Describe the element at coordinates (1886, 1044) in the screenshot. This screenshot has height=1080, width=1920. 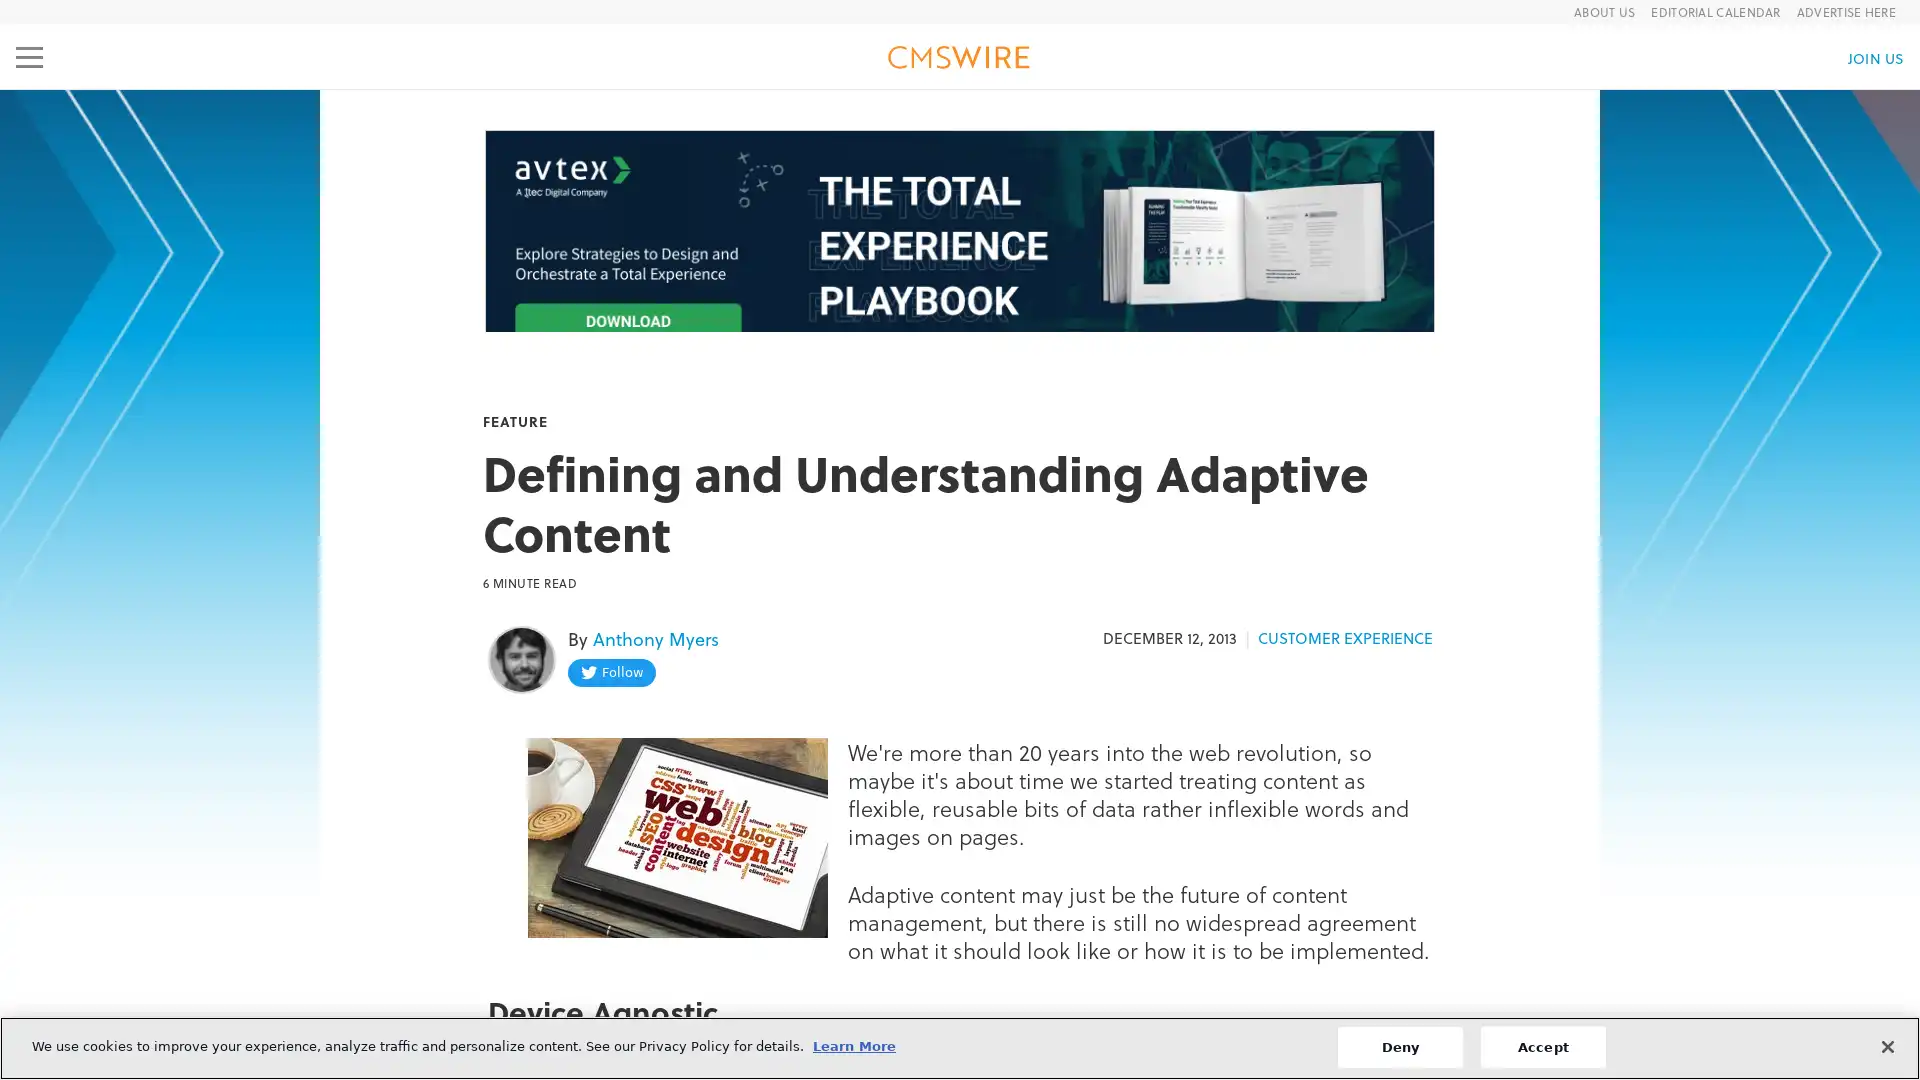
I see `Close` at that location.